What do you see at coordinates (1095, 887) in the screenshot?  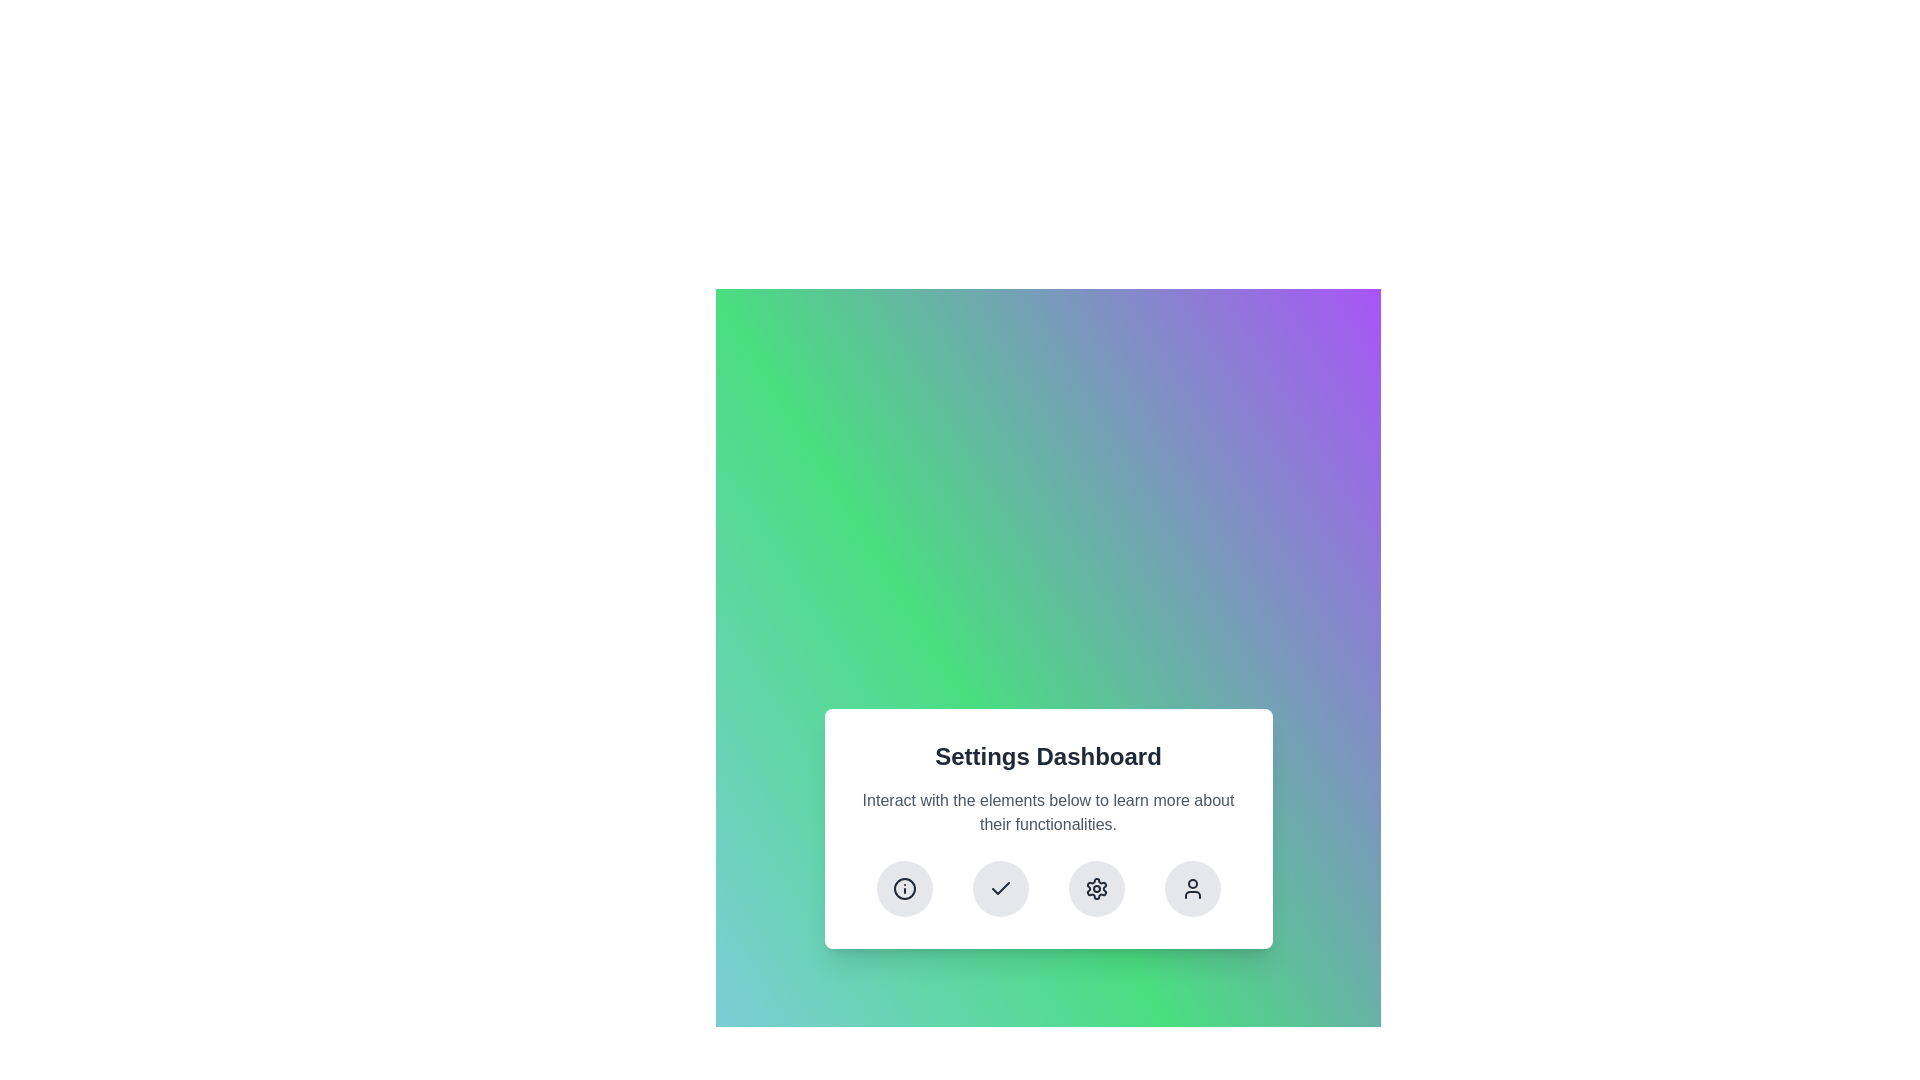 I see `the settings button` at bounding box center [1095, 887].